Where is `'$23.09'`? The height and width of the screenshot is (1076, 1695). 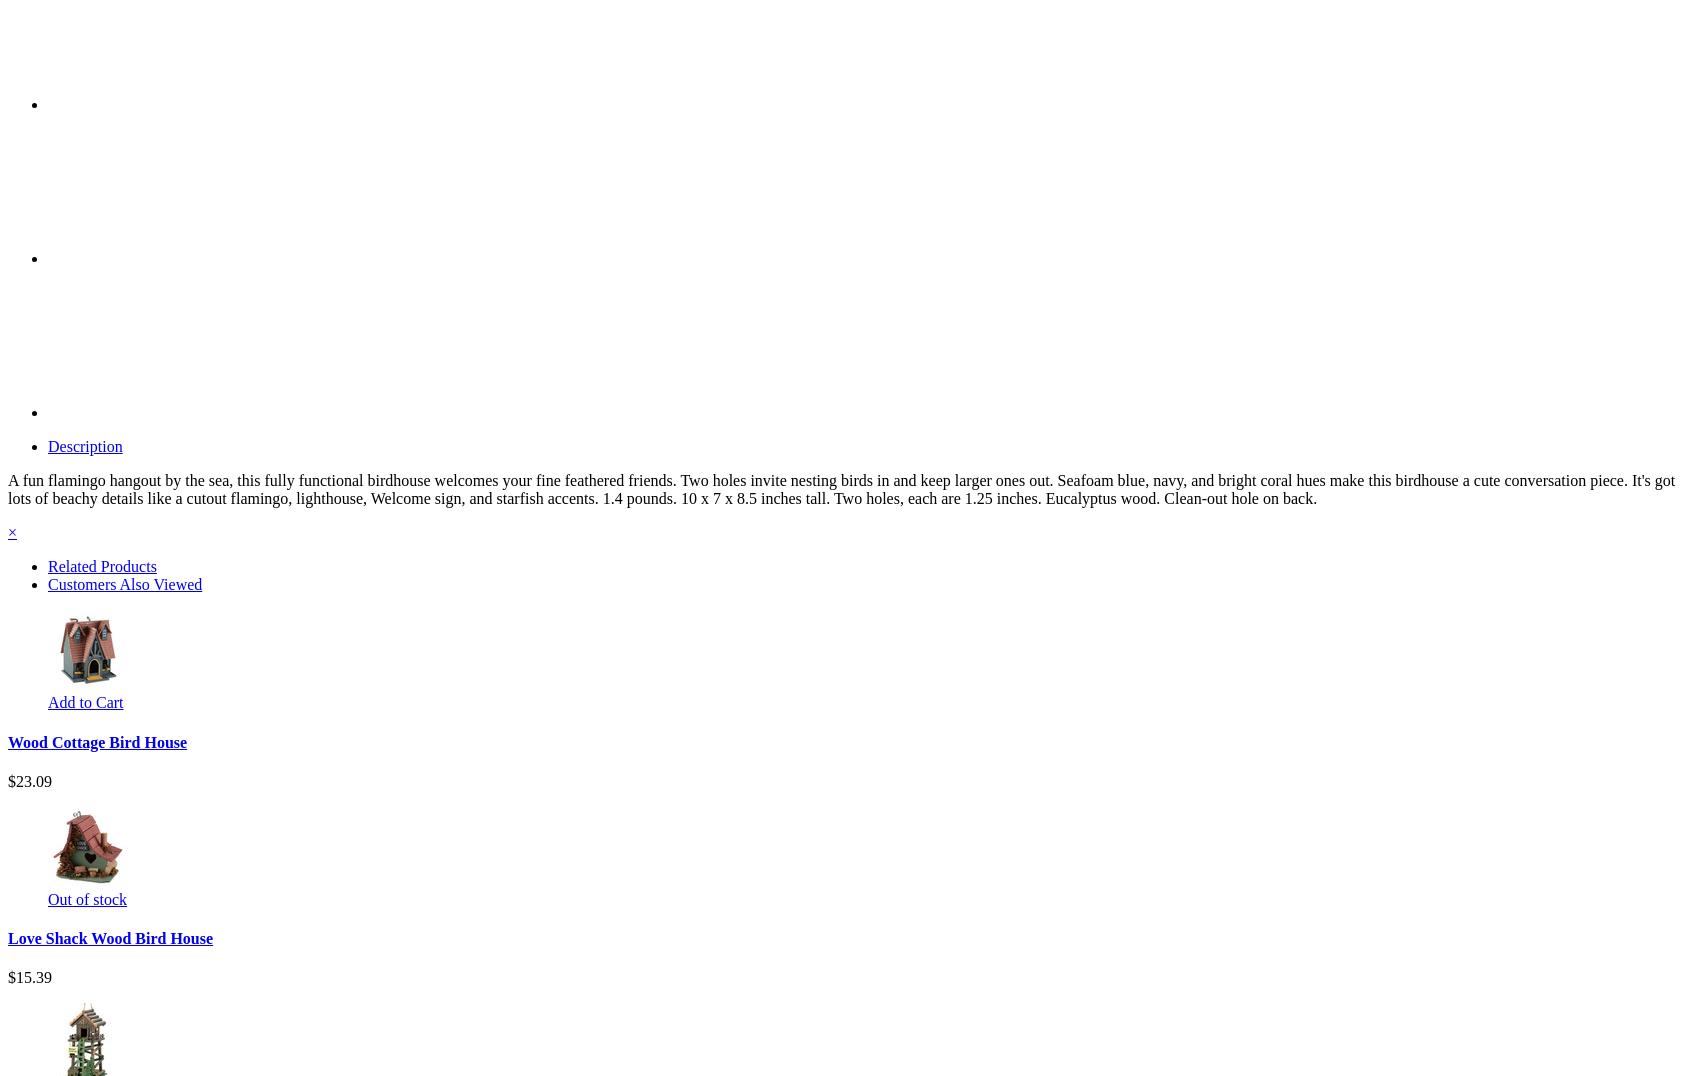
'$23.09' is located at coordinates (30, 780).